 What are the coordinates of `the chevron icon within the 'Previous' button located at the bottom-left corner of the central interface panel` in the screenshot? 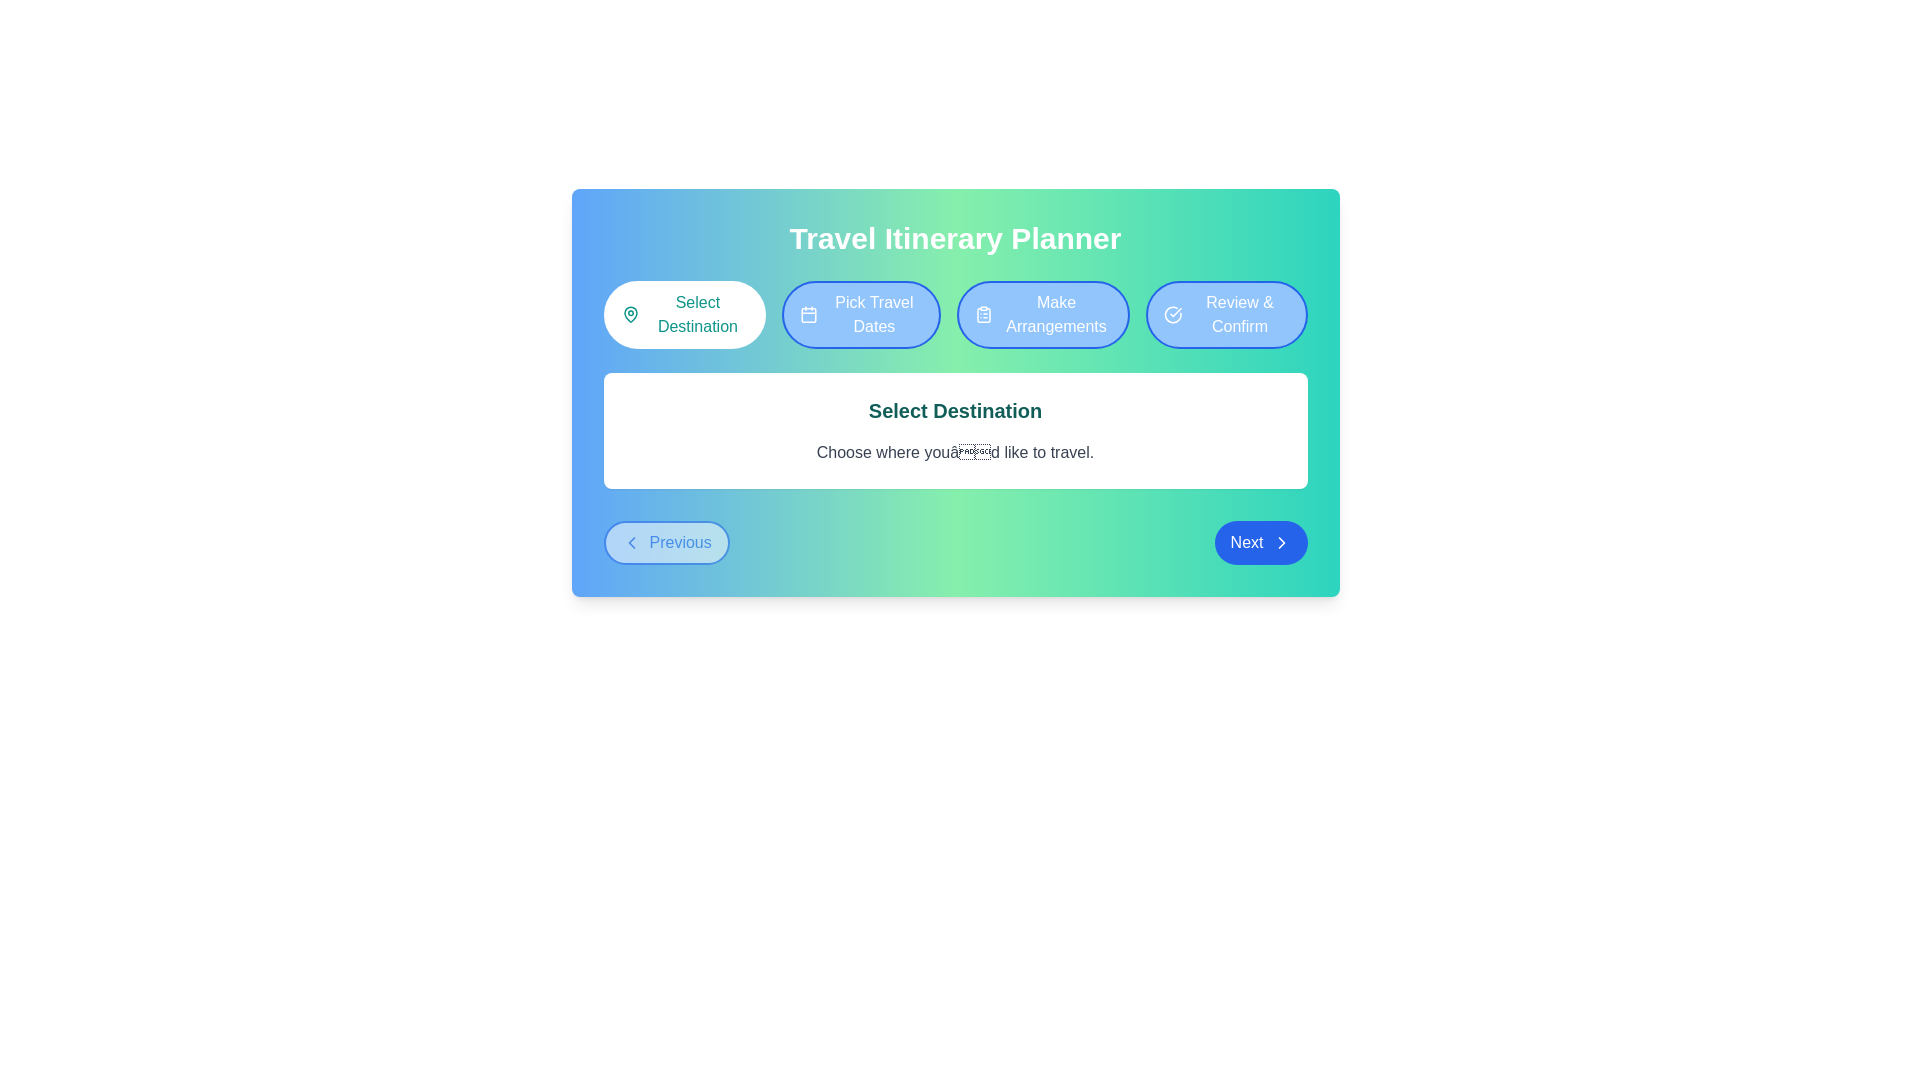 It's located at (630, 543).